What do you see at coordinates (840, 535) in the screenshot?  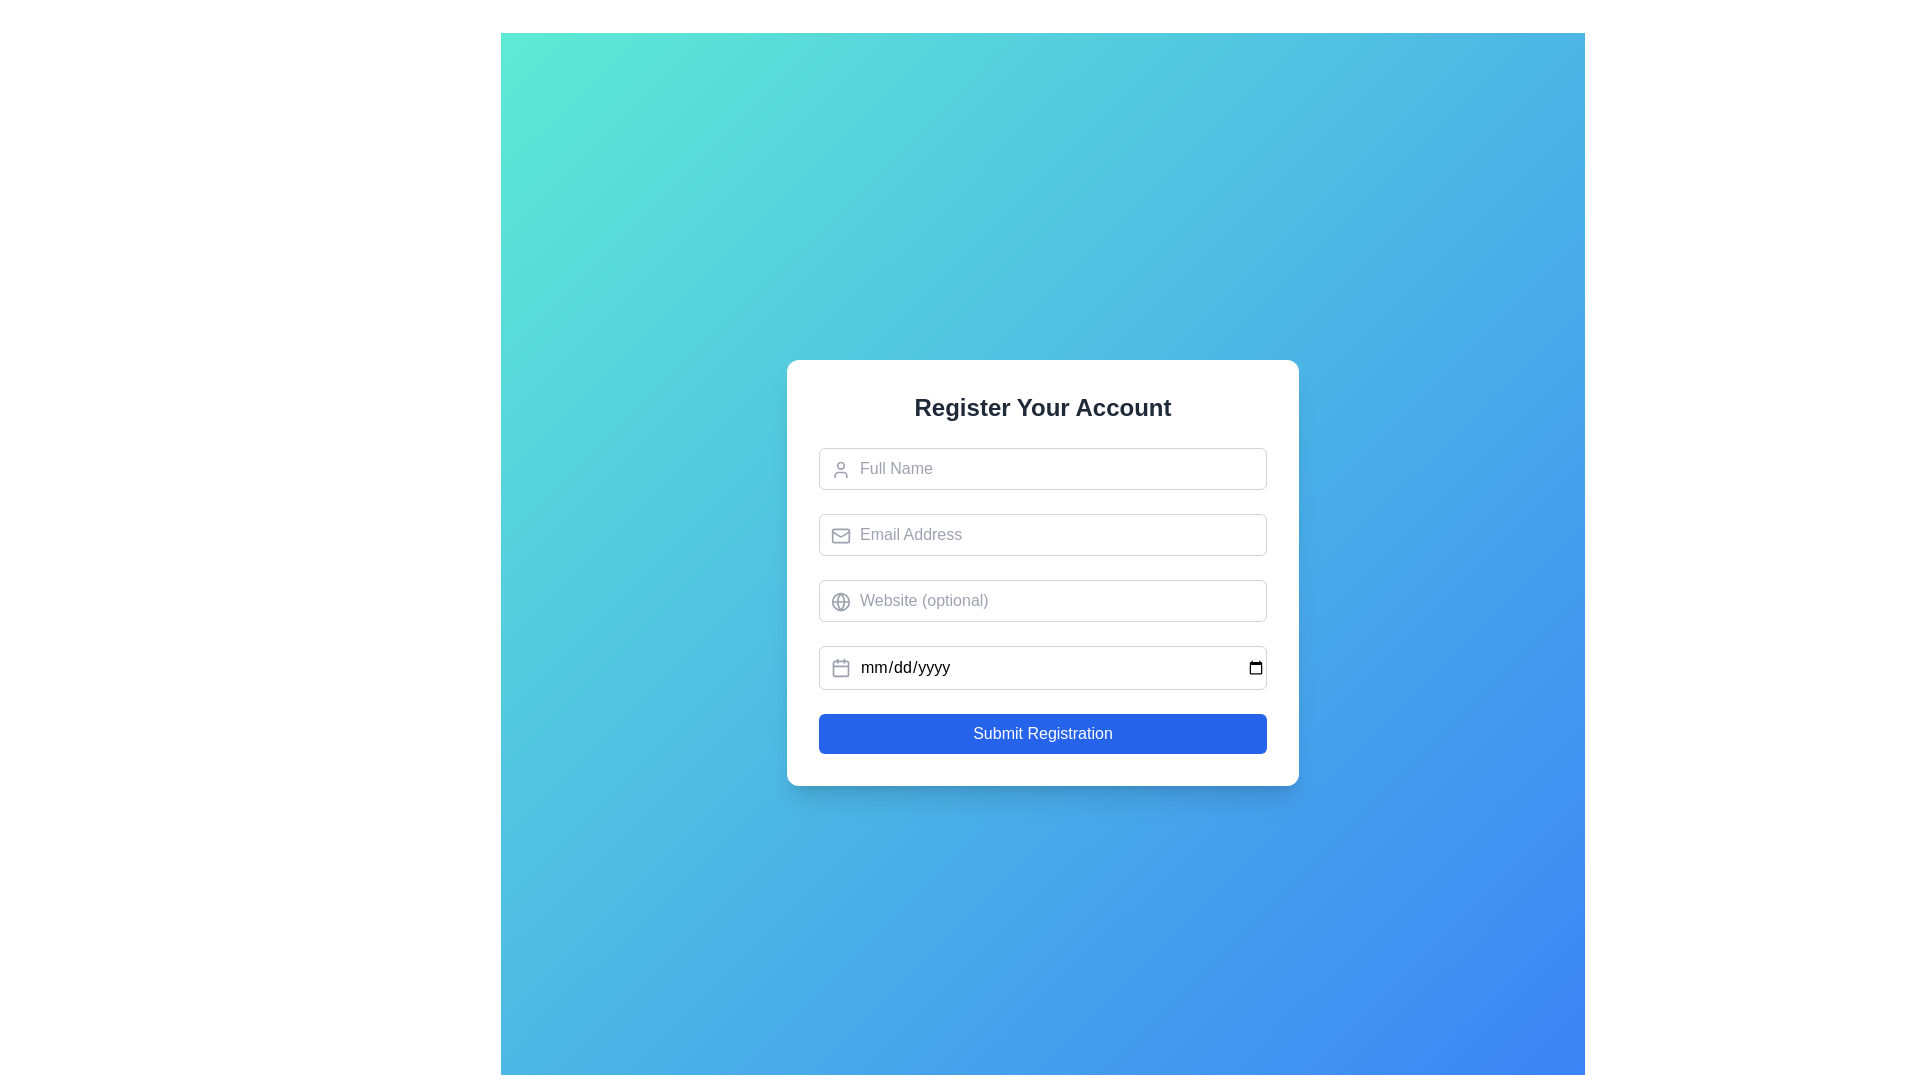 I see `the envelope icon located to the left of the 'Email Address' input field, which is styled in a line-art manner and has a soft gray color tone` at bounding box center [840, 535].